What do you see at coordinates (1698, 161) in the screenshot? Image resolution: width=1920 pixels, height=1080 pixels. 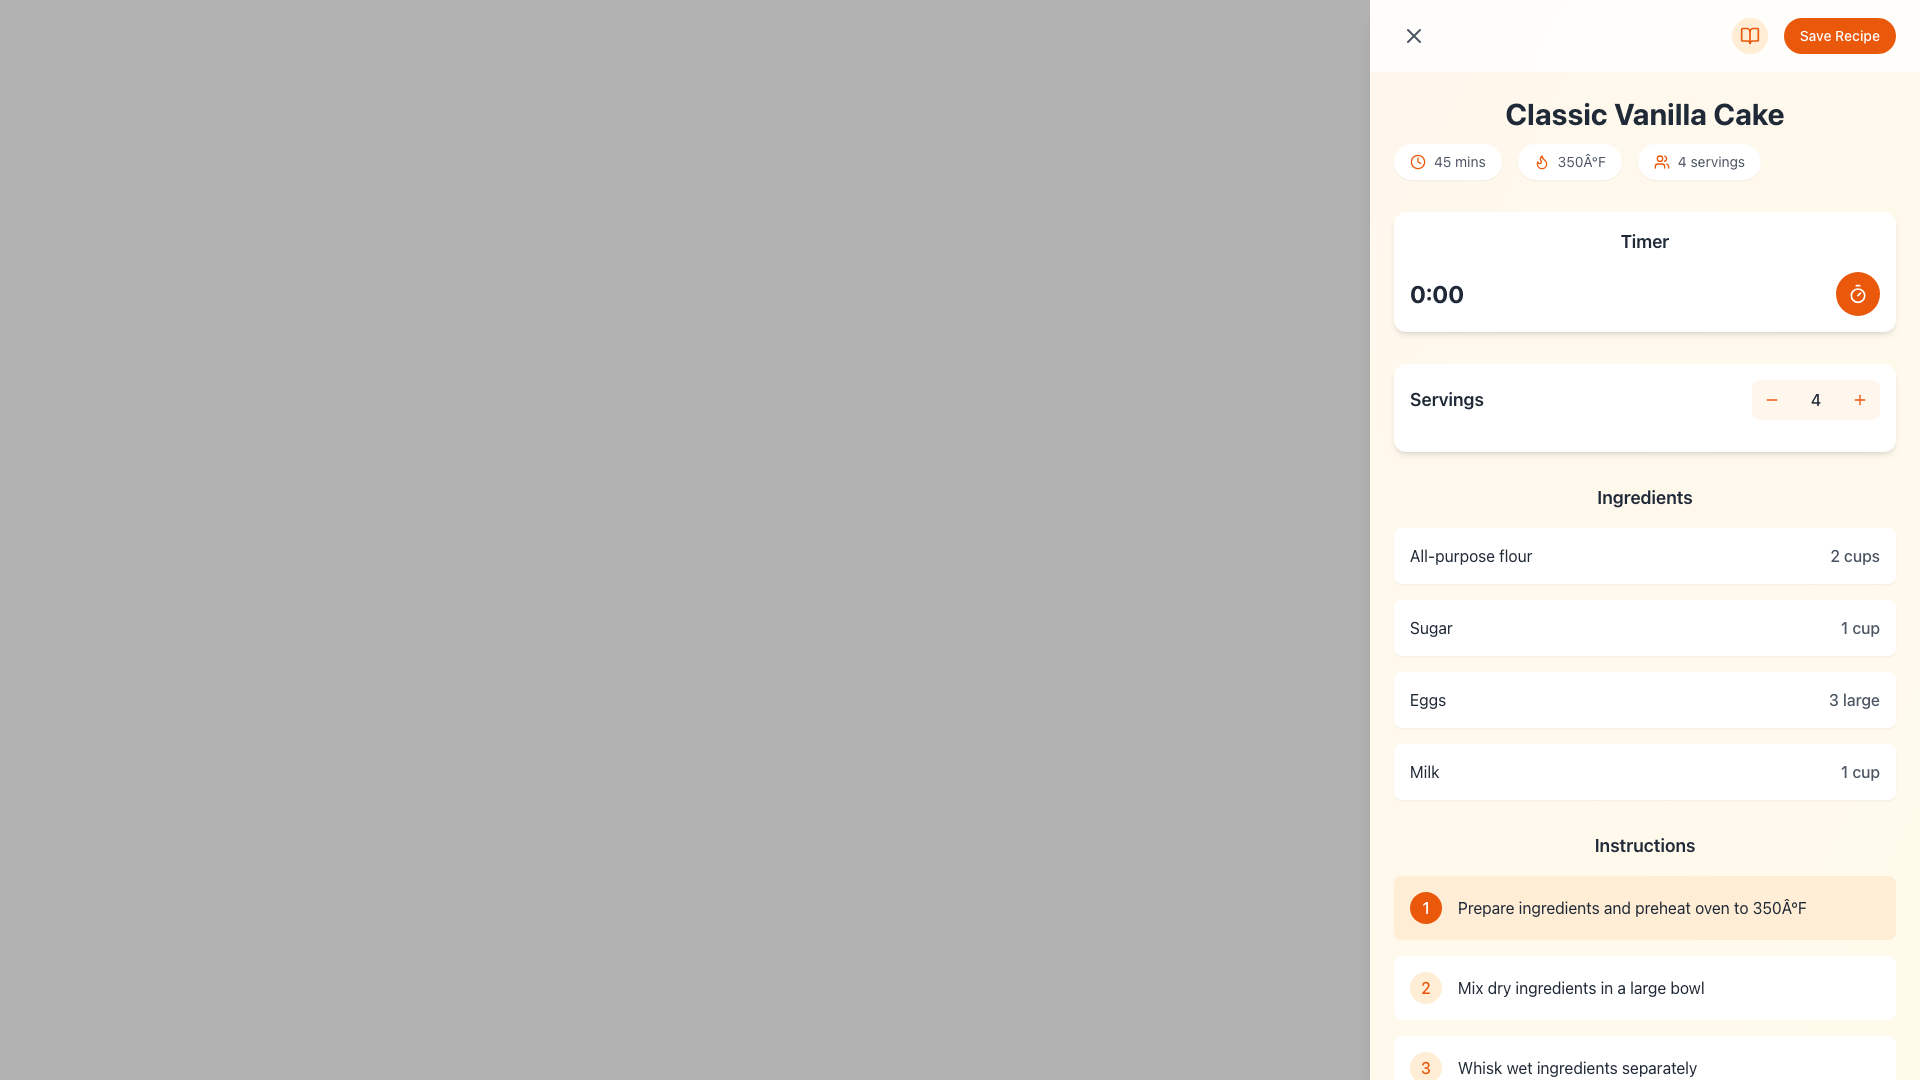 I see `the third static informational badge that displays '4 servings', which has a white background and an orange user icon, located in the upper section of the interface` at bounding box center [1698, 161].